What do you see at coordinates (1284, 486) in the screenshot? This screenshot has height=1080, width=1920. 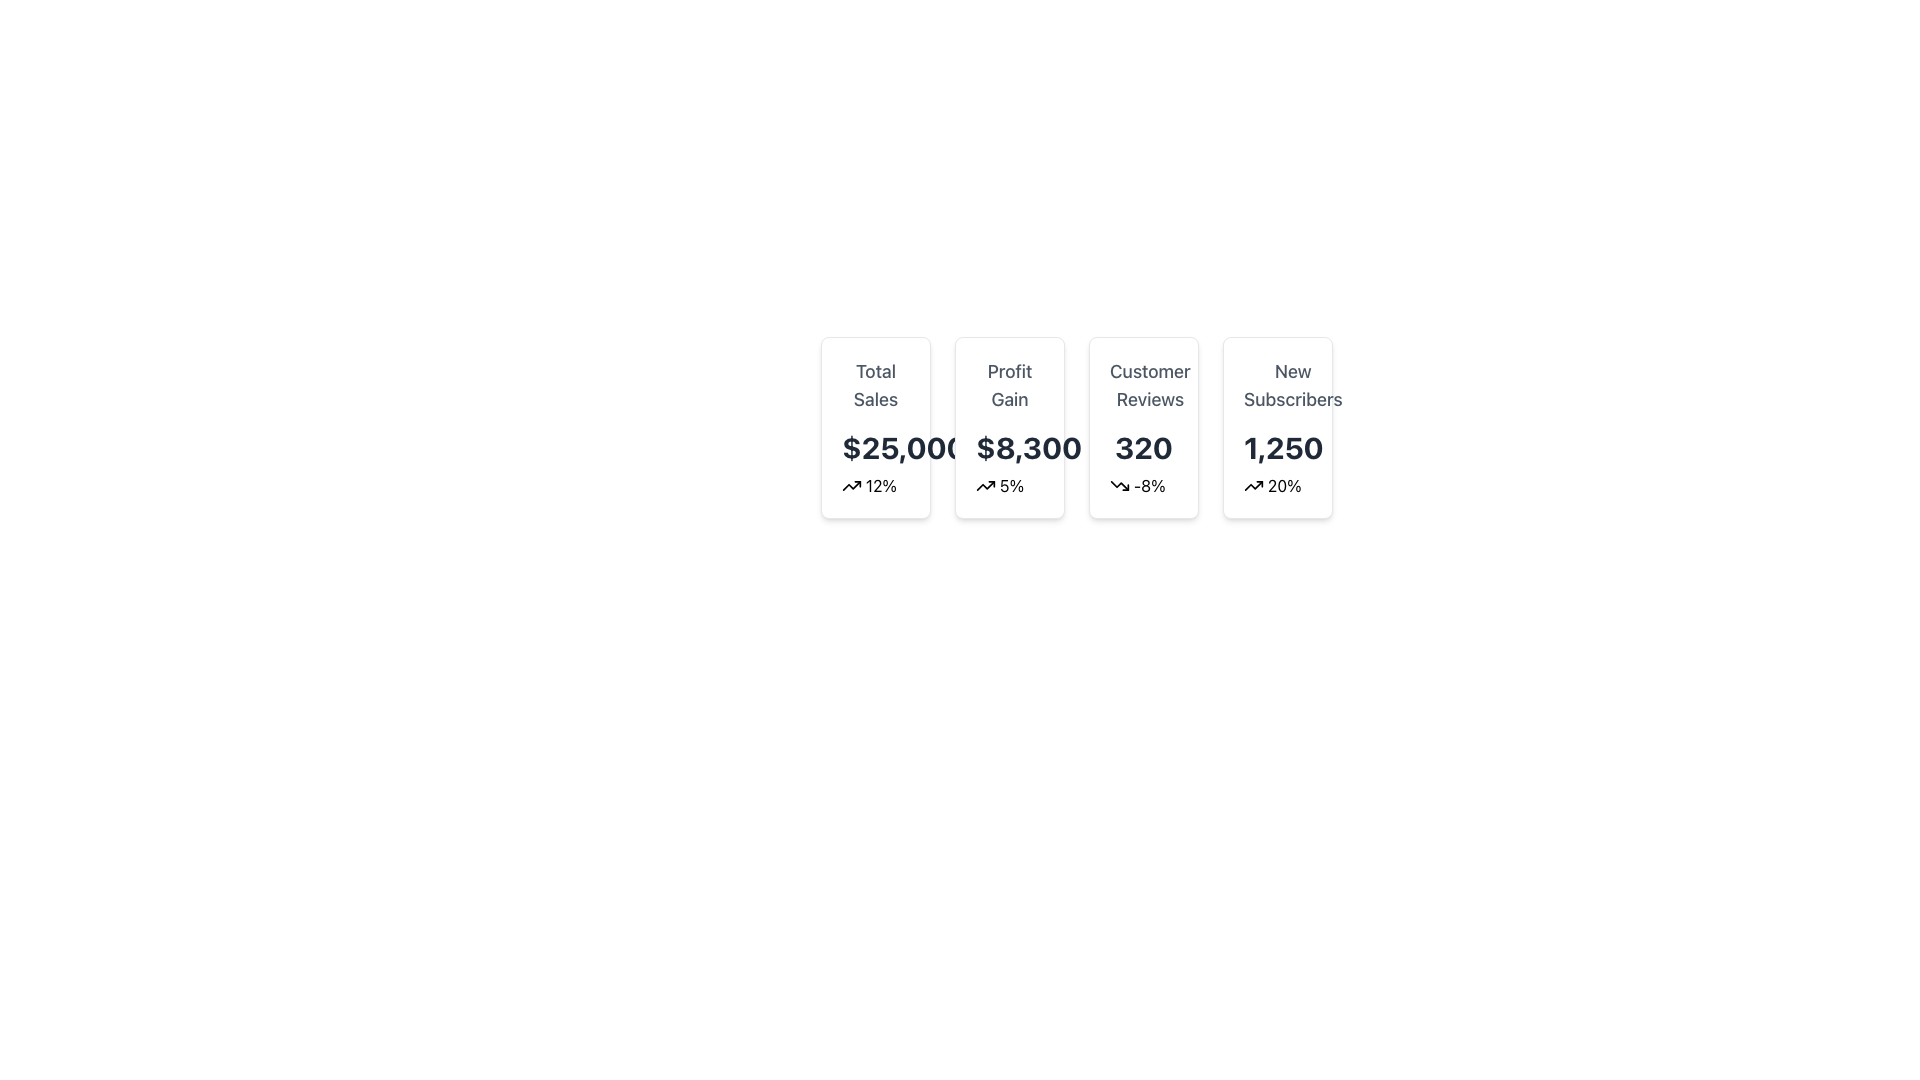 I see `the static text label displaying the percentage growth related to new subscribers, located in the bottom section of the 'New Subscribers' card, to the right of the upward-trending arrow icon` at bounding box center [1284, 486].